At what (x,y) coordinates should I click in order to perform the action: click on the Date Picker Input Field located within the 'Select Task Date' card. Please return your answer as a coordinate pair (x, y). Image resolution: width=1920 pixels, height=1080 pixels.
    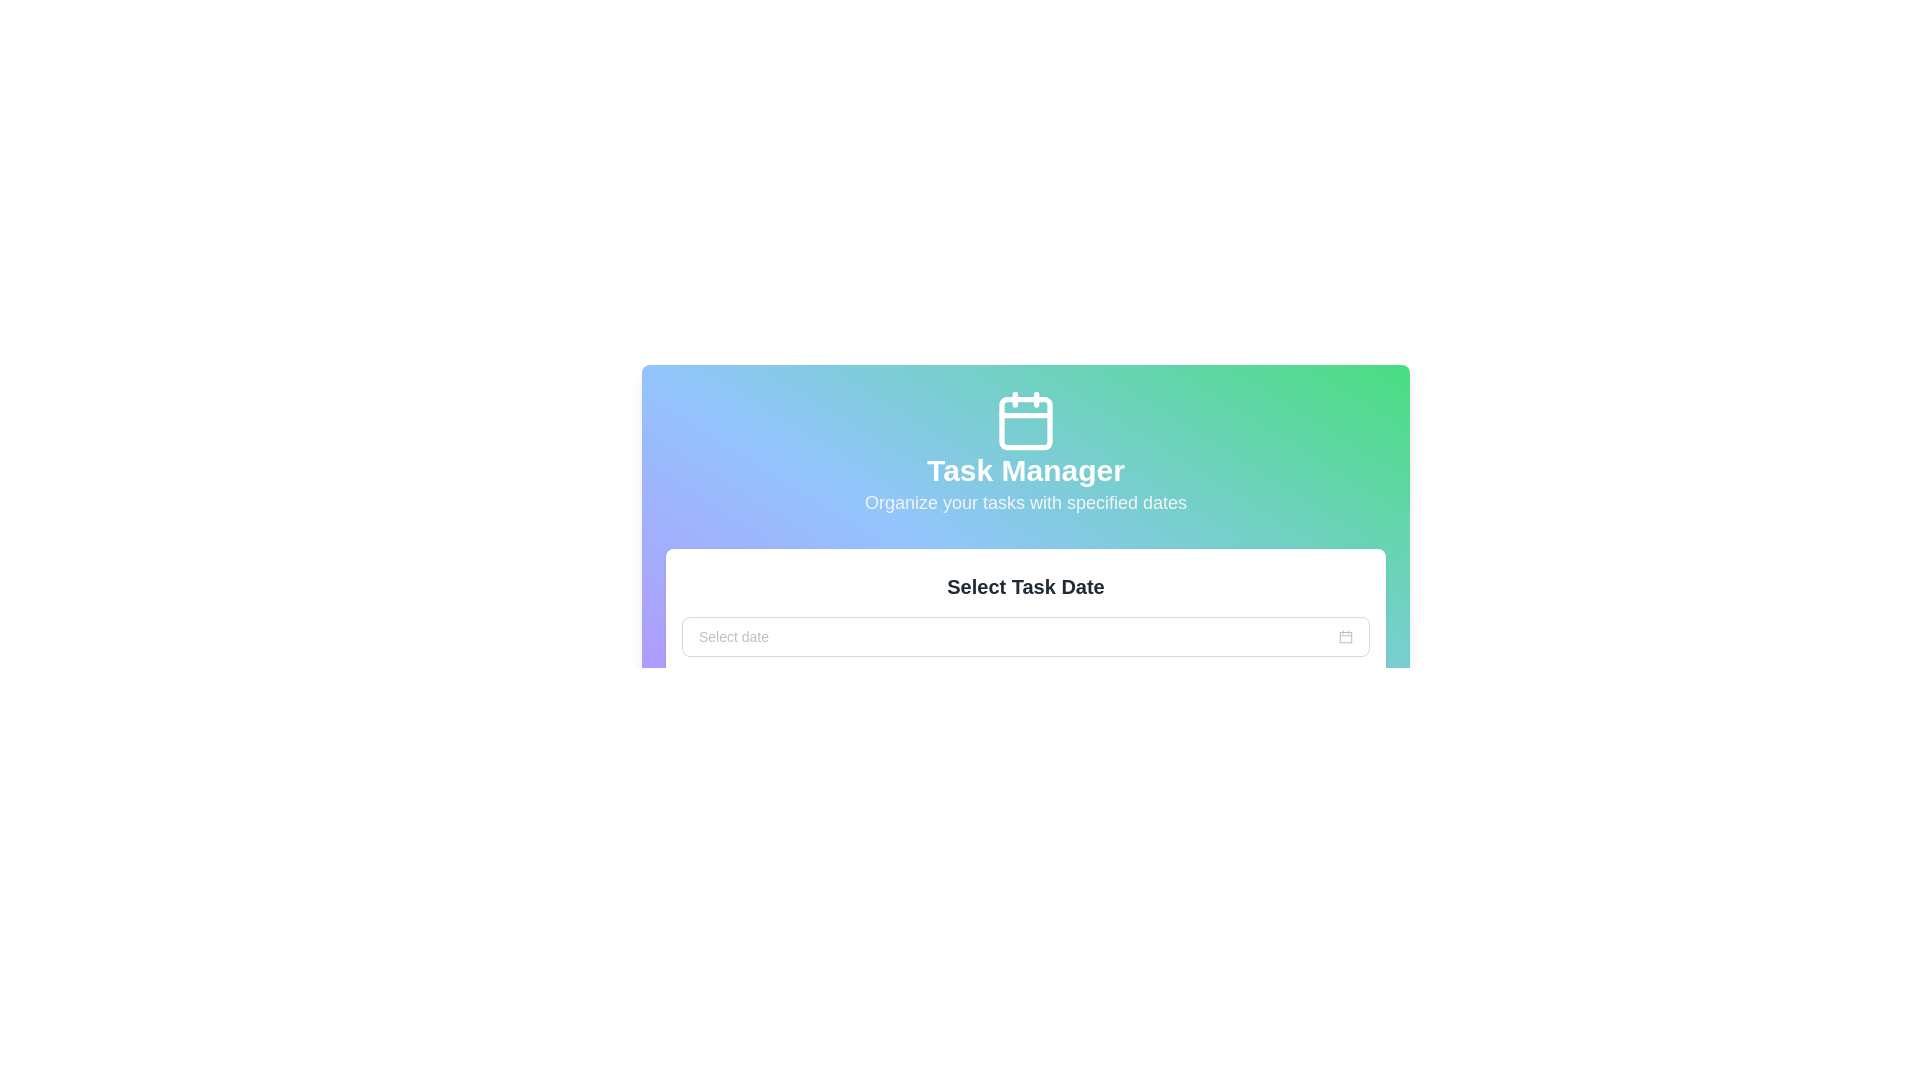
    Looking at the image, I should click on (1026, 636).